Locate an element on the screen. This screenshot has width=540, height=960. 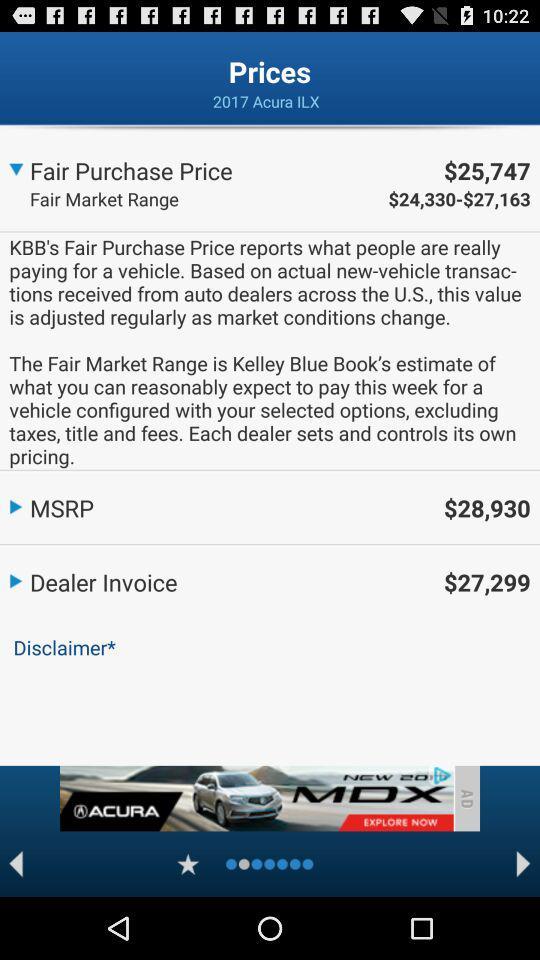
the star icon is located at coordinates (188, 924).